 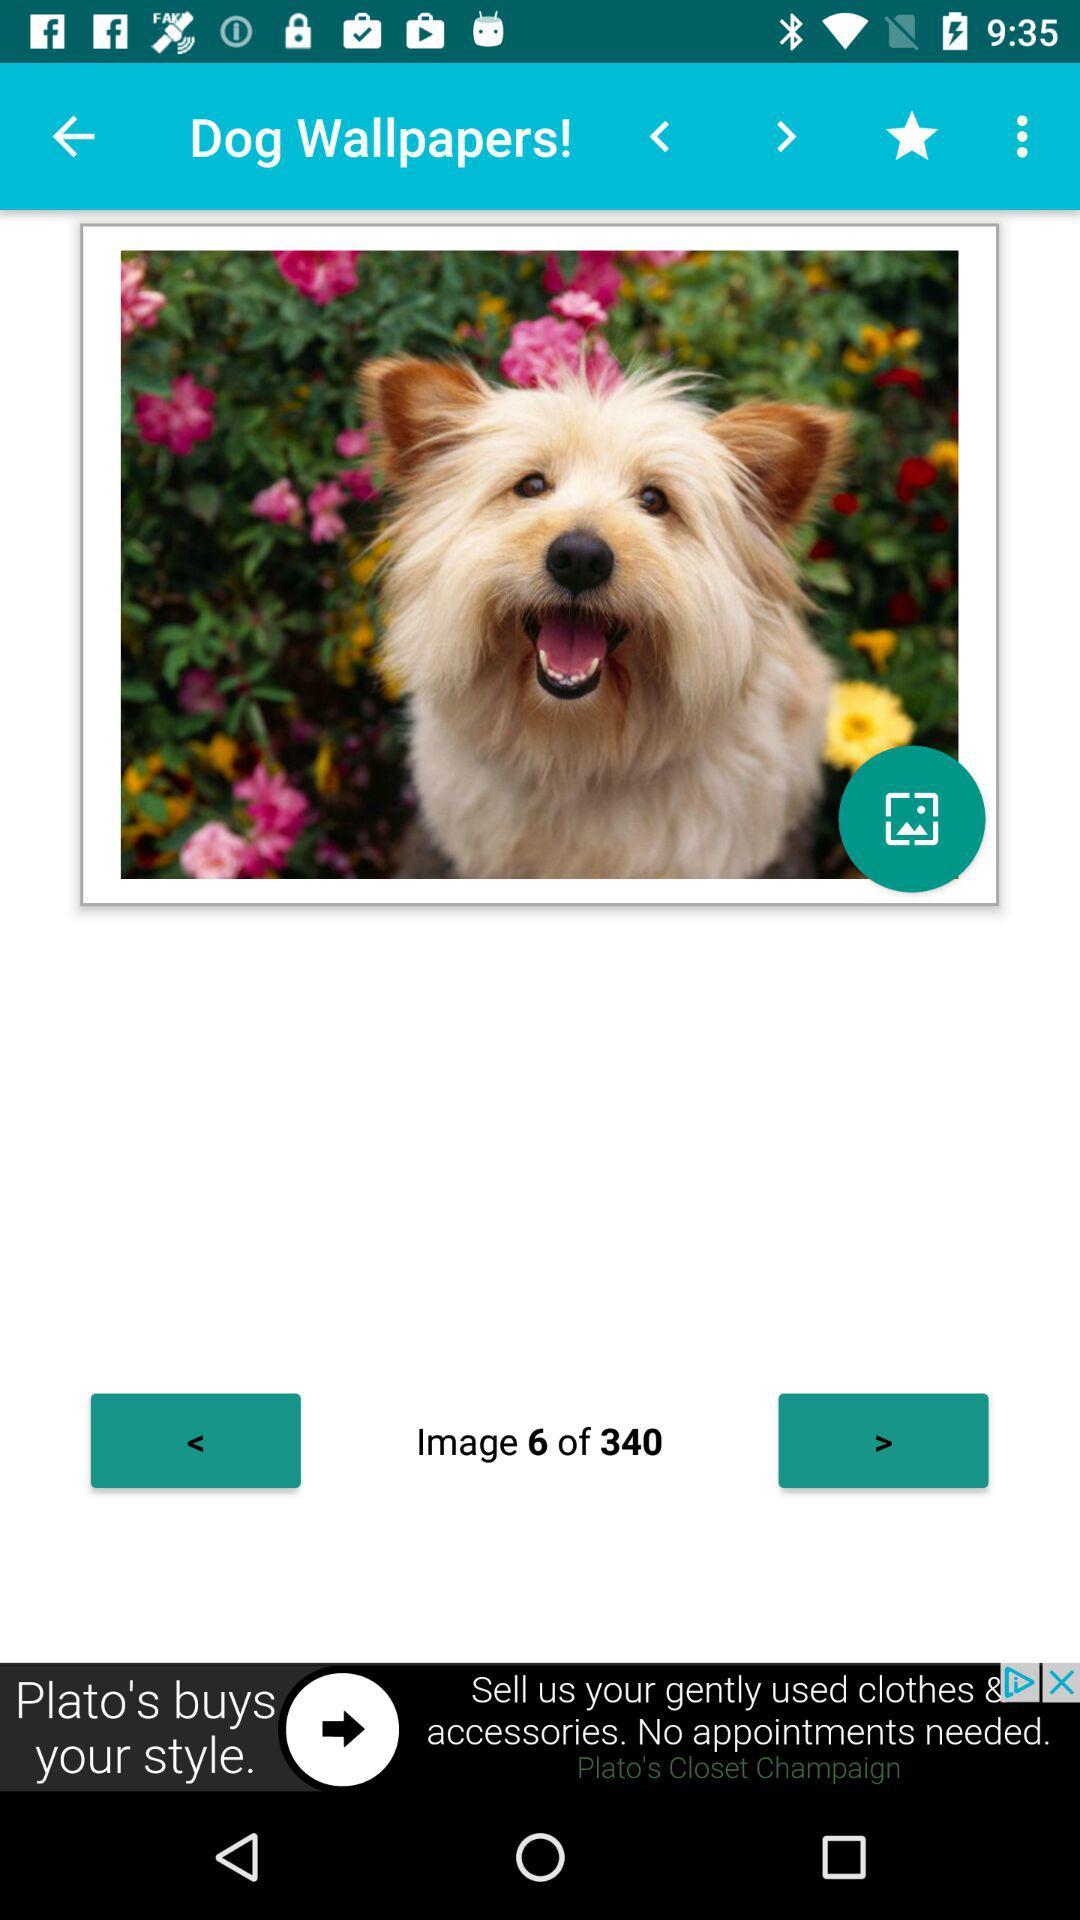 I want to click on download opsion, so click(x=911, y=819).